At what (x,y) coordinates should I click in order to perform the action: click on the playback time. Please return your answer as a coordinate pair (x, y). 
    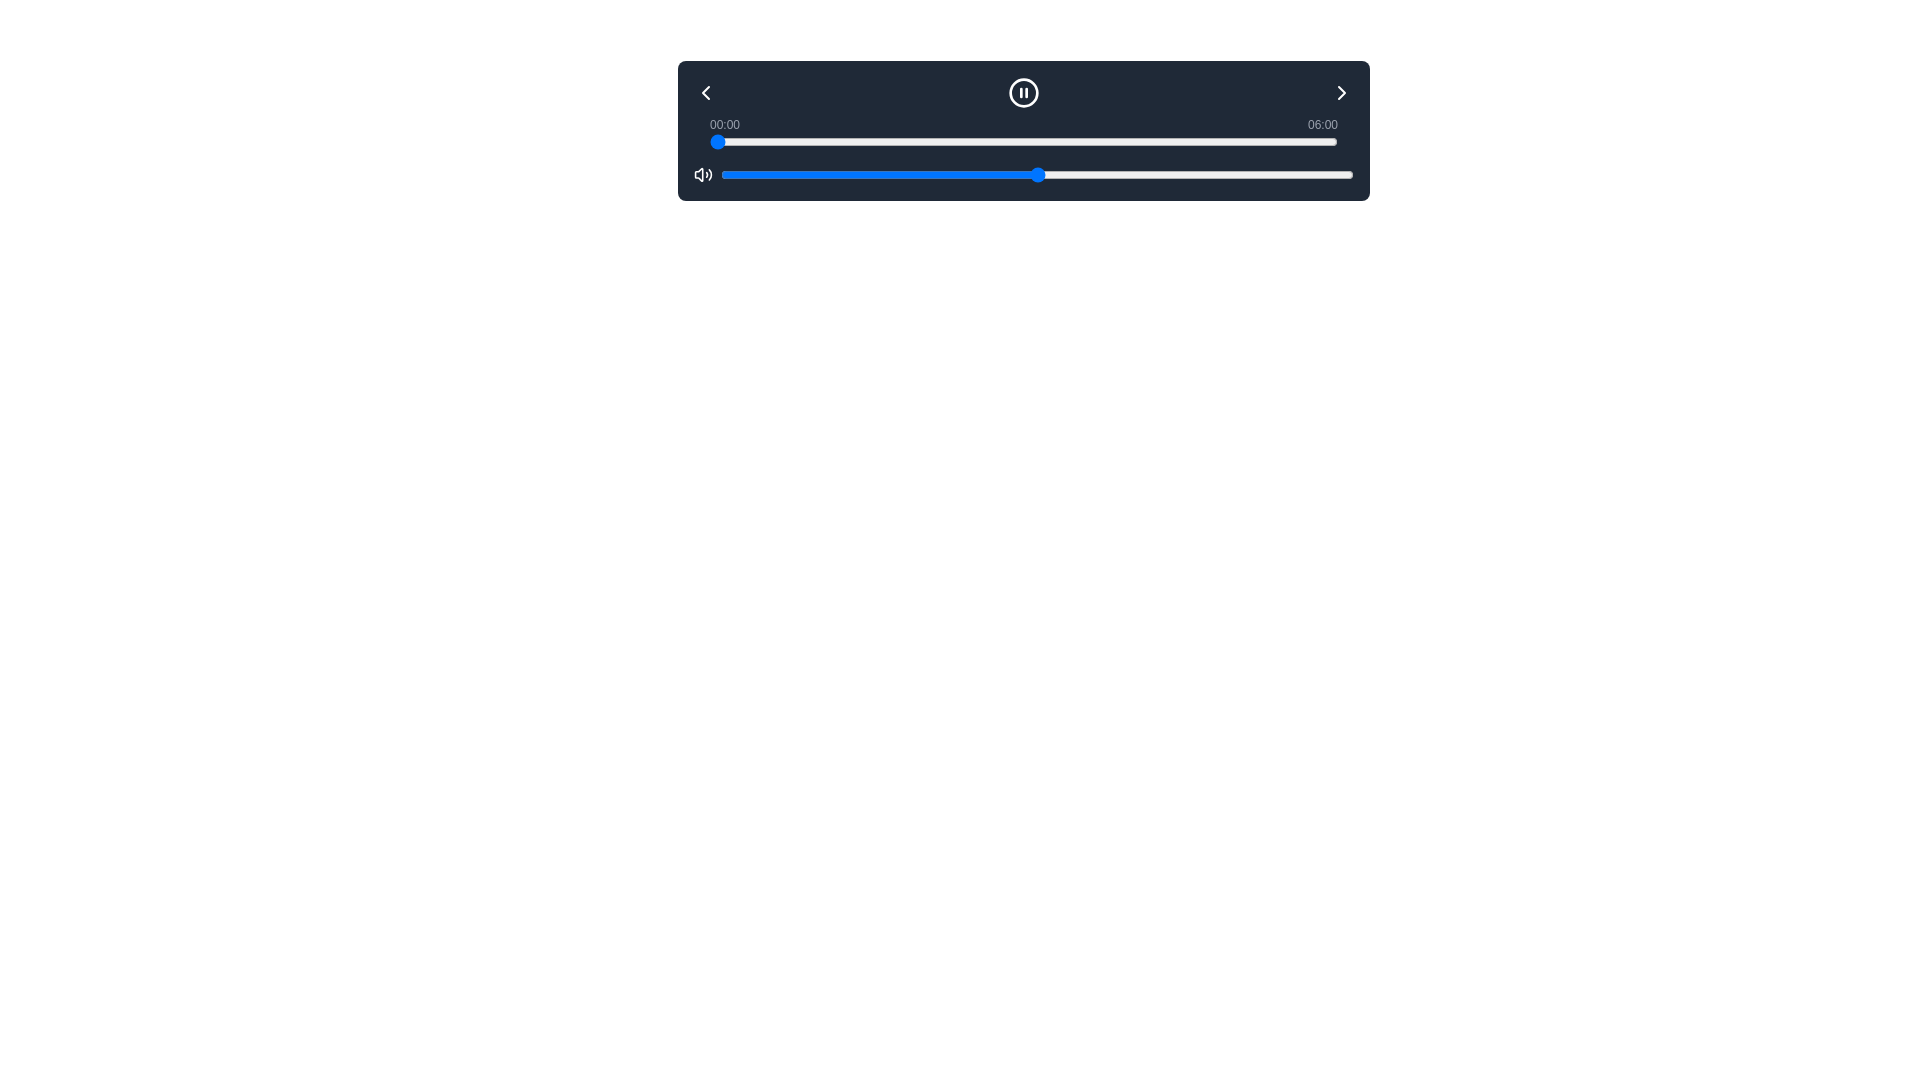
    Looking at the image, I should click on (1311, 141).